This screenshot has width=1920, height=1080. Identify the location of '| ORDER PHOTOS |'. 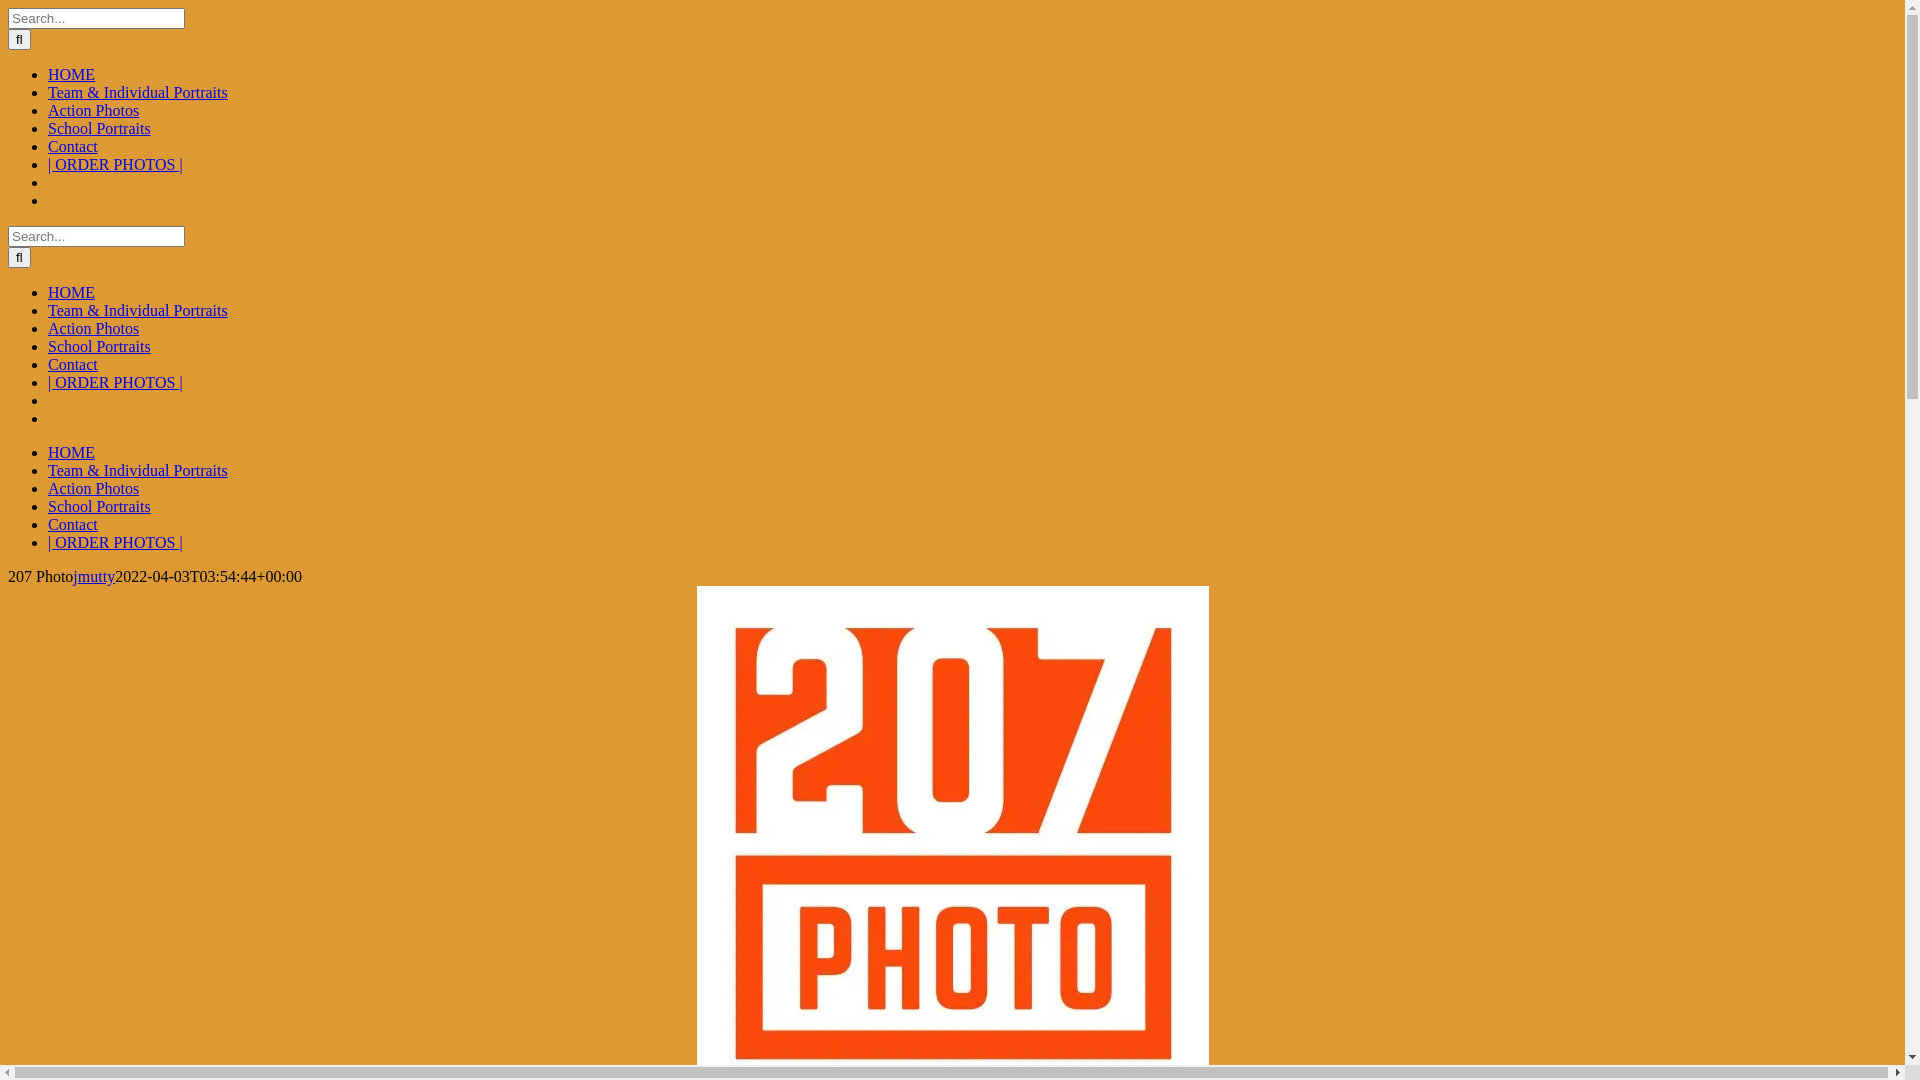
(114, 382).